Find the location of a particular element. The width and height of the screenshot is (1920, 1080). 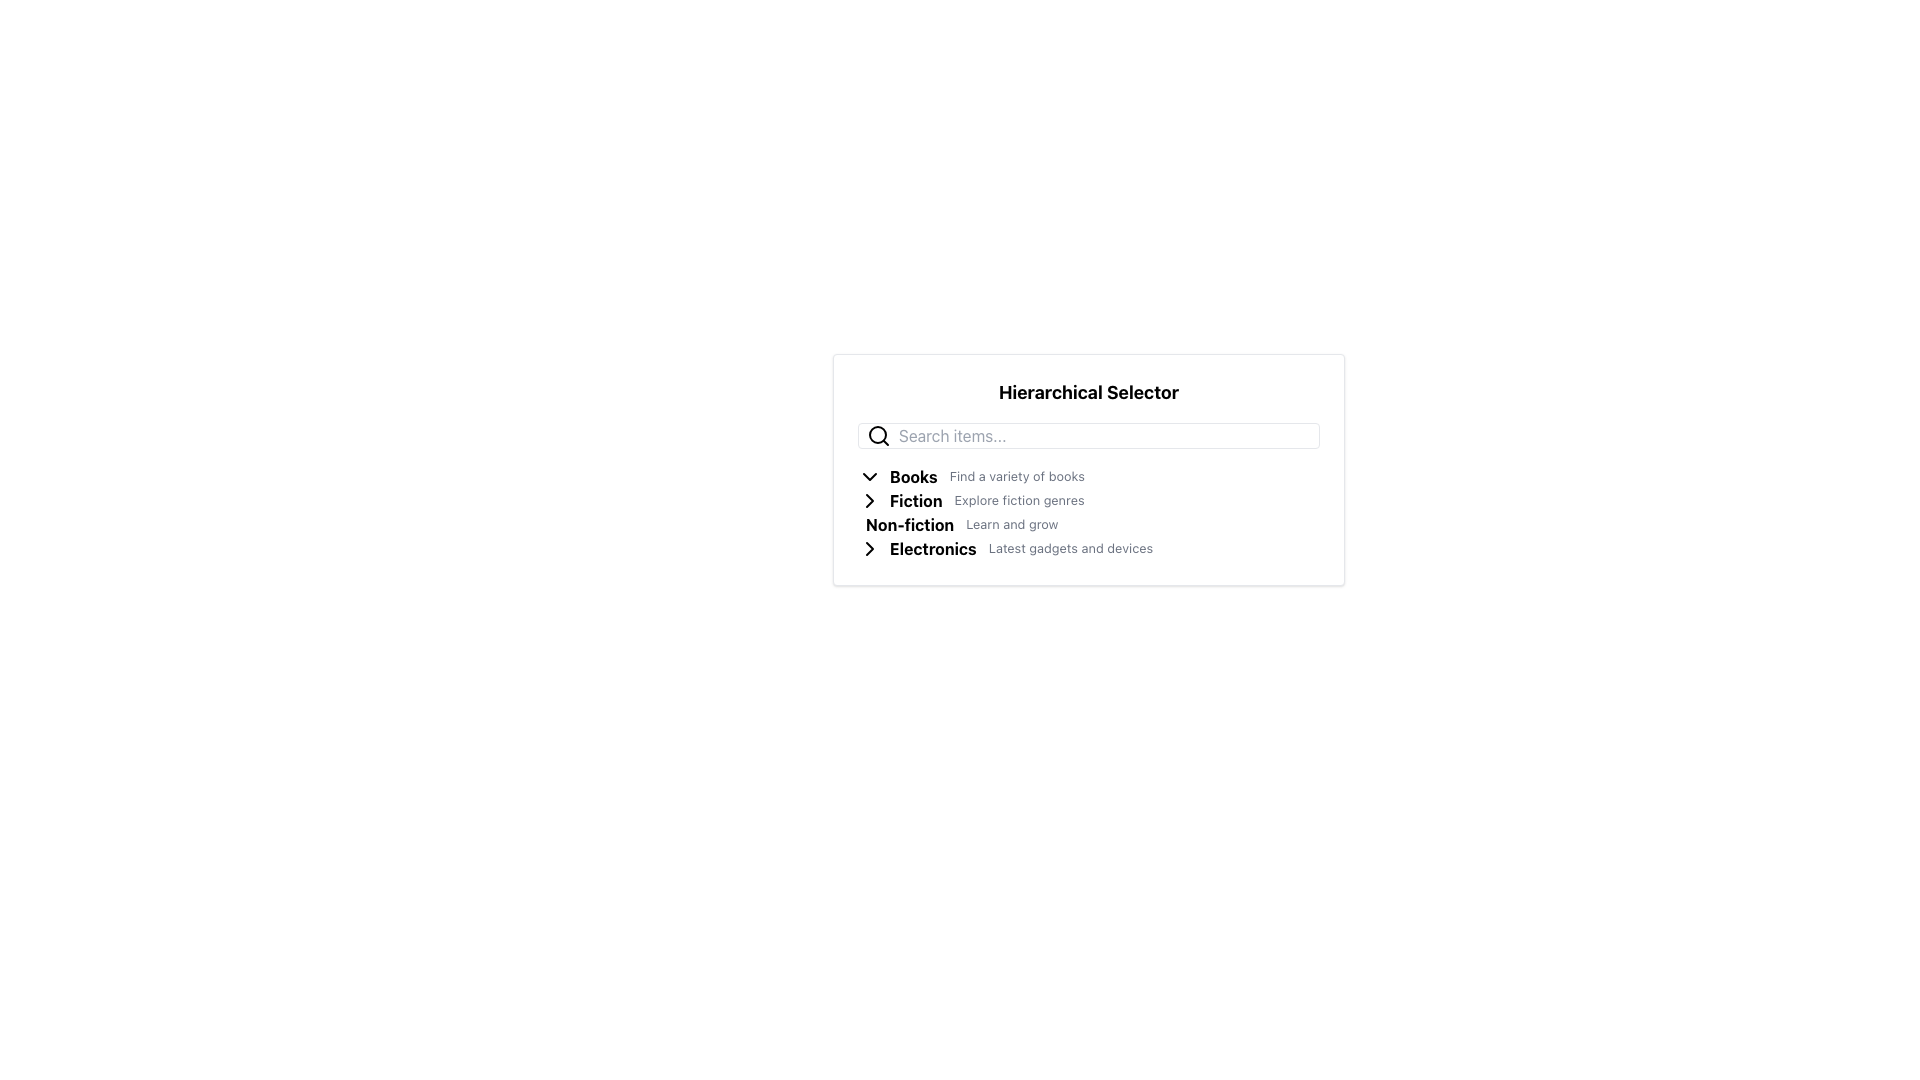

the 'Books' category header text is located at coordinates (912, 477).